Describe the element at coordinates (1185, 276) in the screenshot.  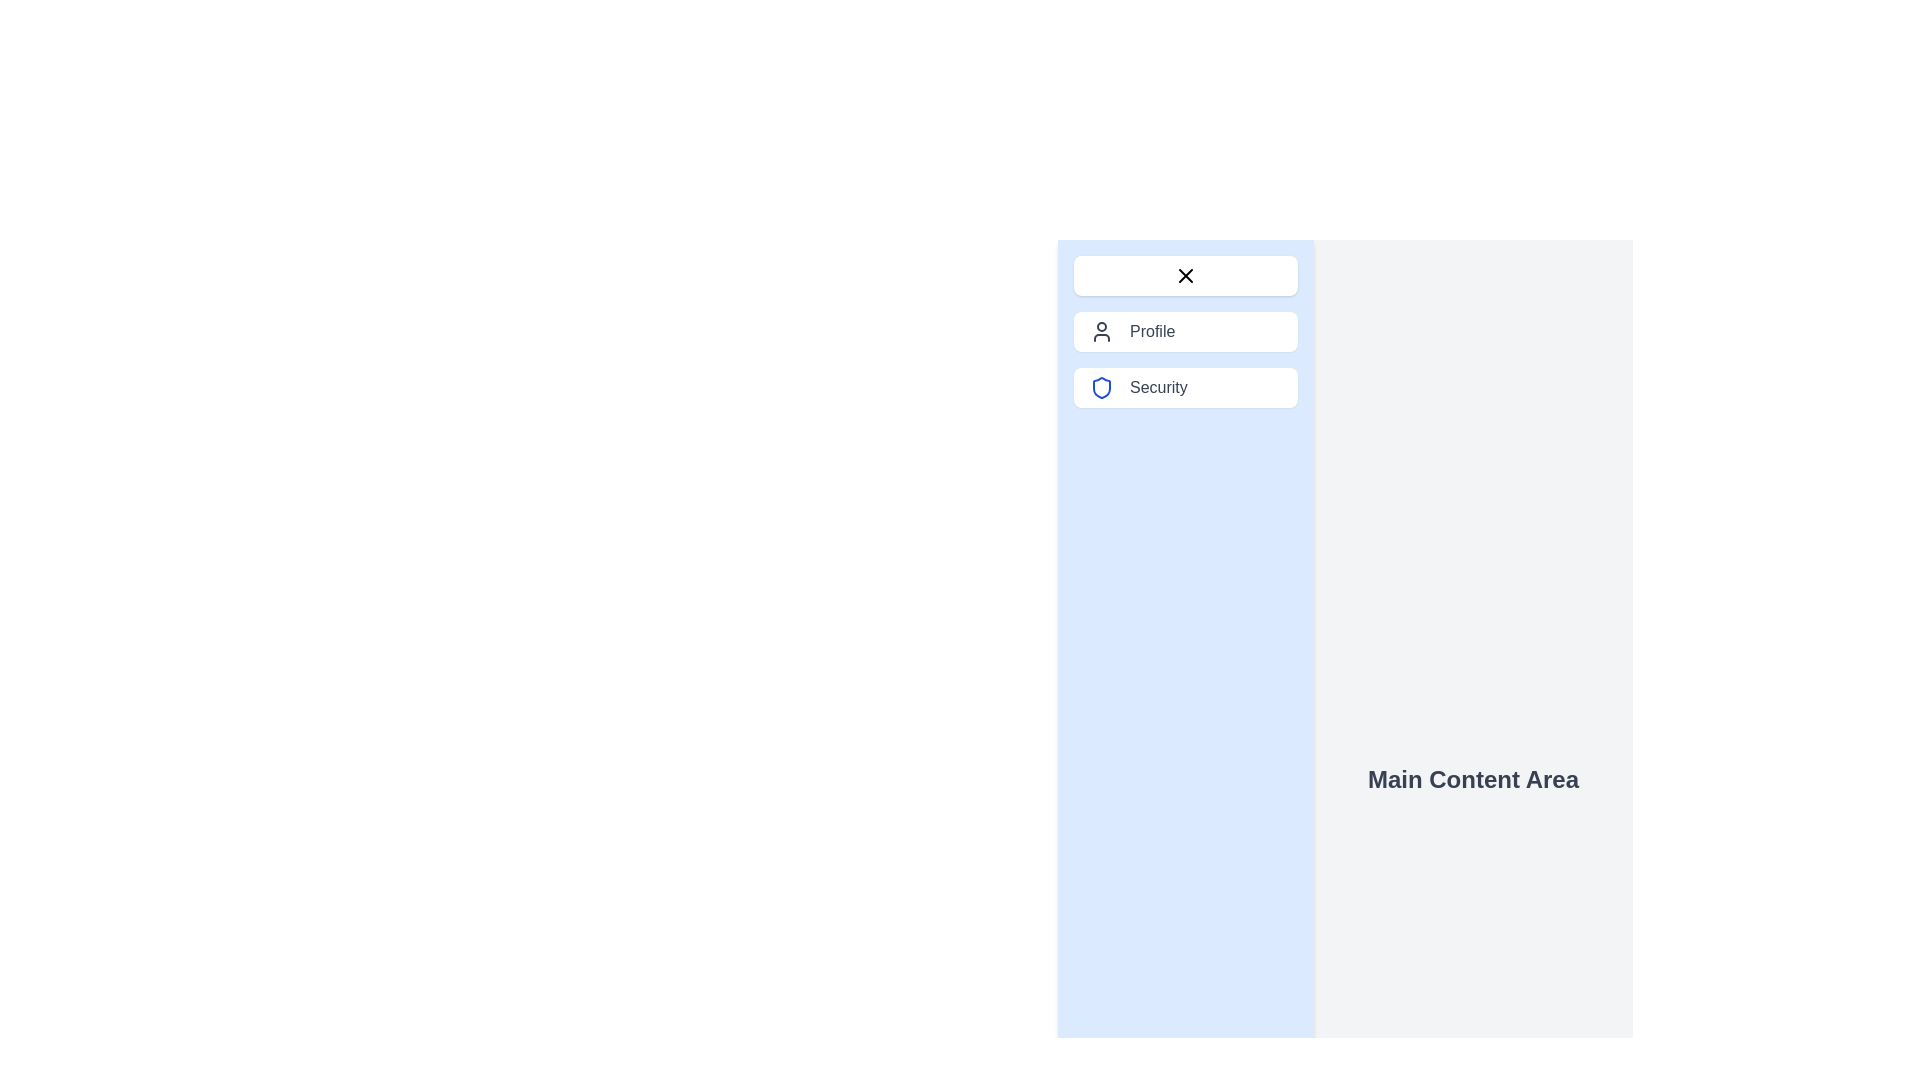
I see `the close button located at the top of the blue side panel` at that location.